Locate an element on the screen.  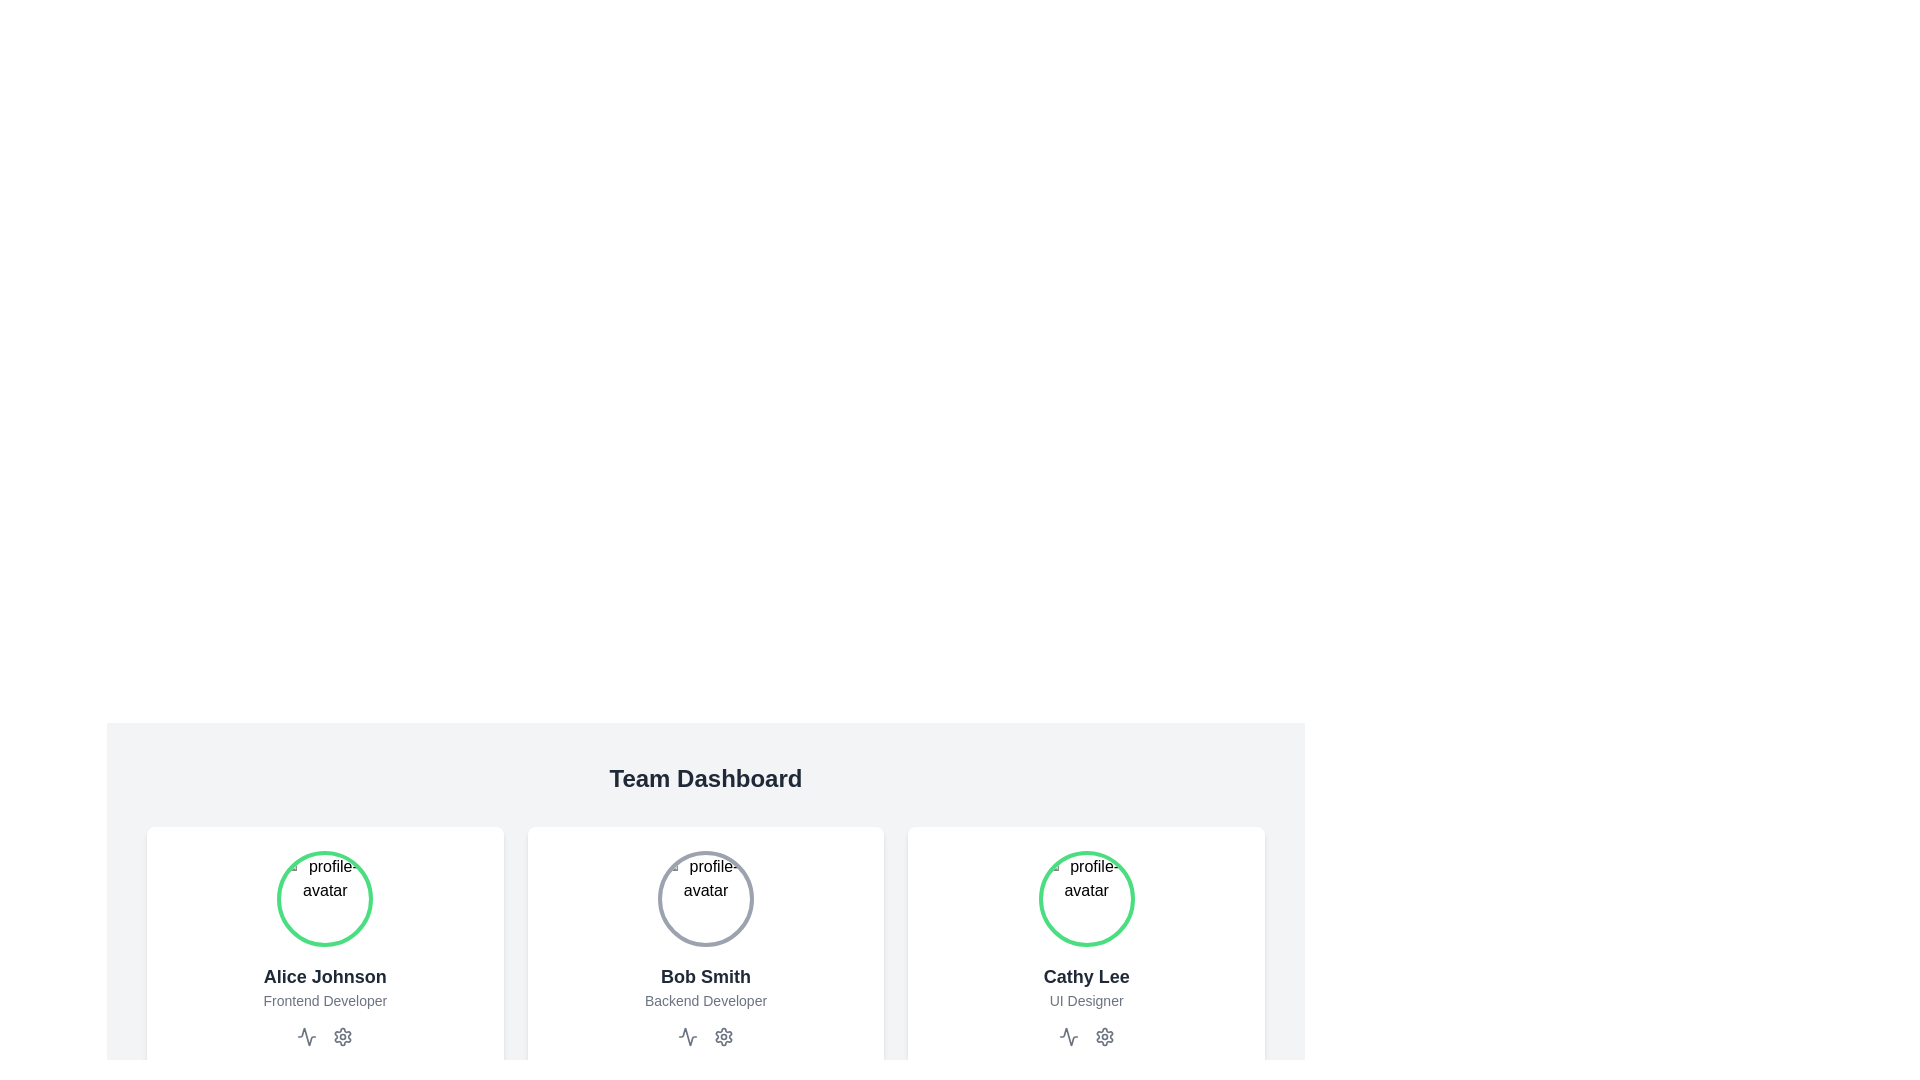
the circular profile image placeholder for Bob Smith in the Team Dashboard section is located at coordinates (705, 897).